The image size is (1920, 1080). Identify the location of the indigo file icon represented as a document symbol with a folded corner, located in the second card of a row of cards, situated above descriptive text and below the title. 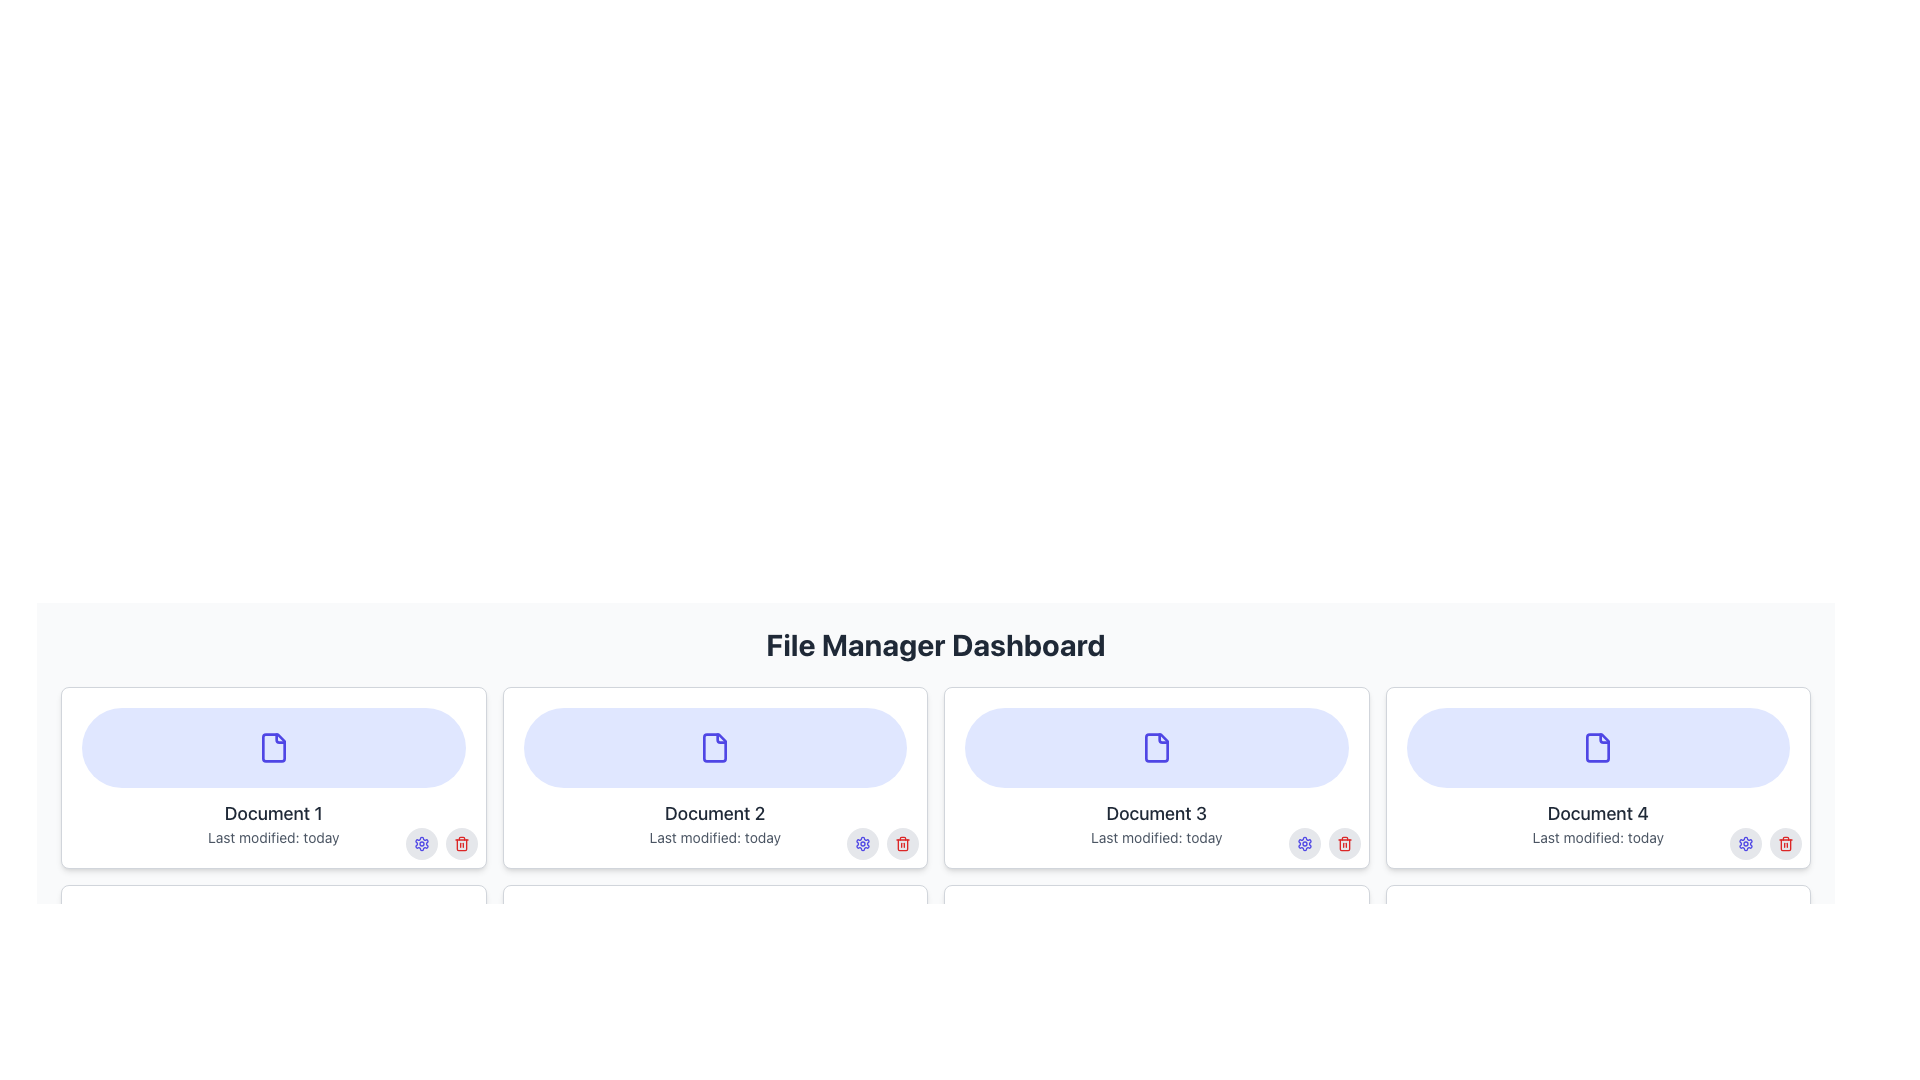
(715, 748).